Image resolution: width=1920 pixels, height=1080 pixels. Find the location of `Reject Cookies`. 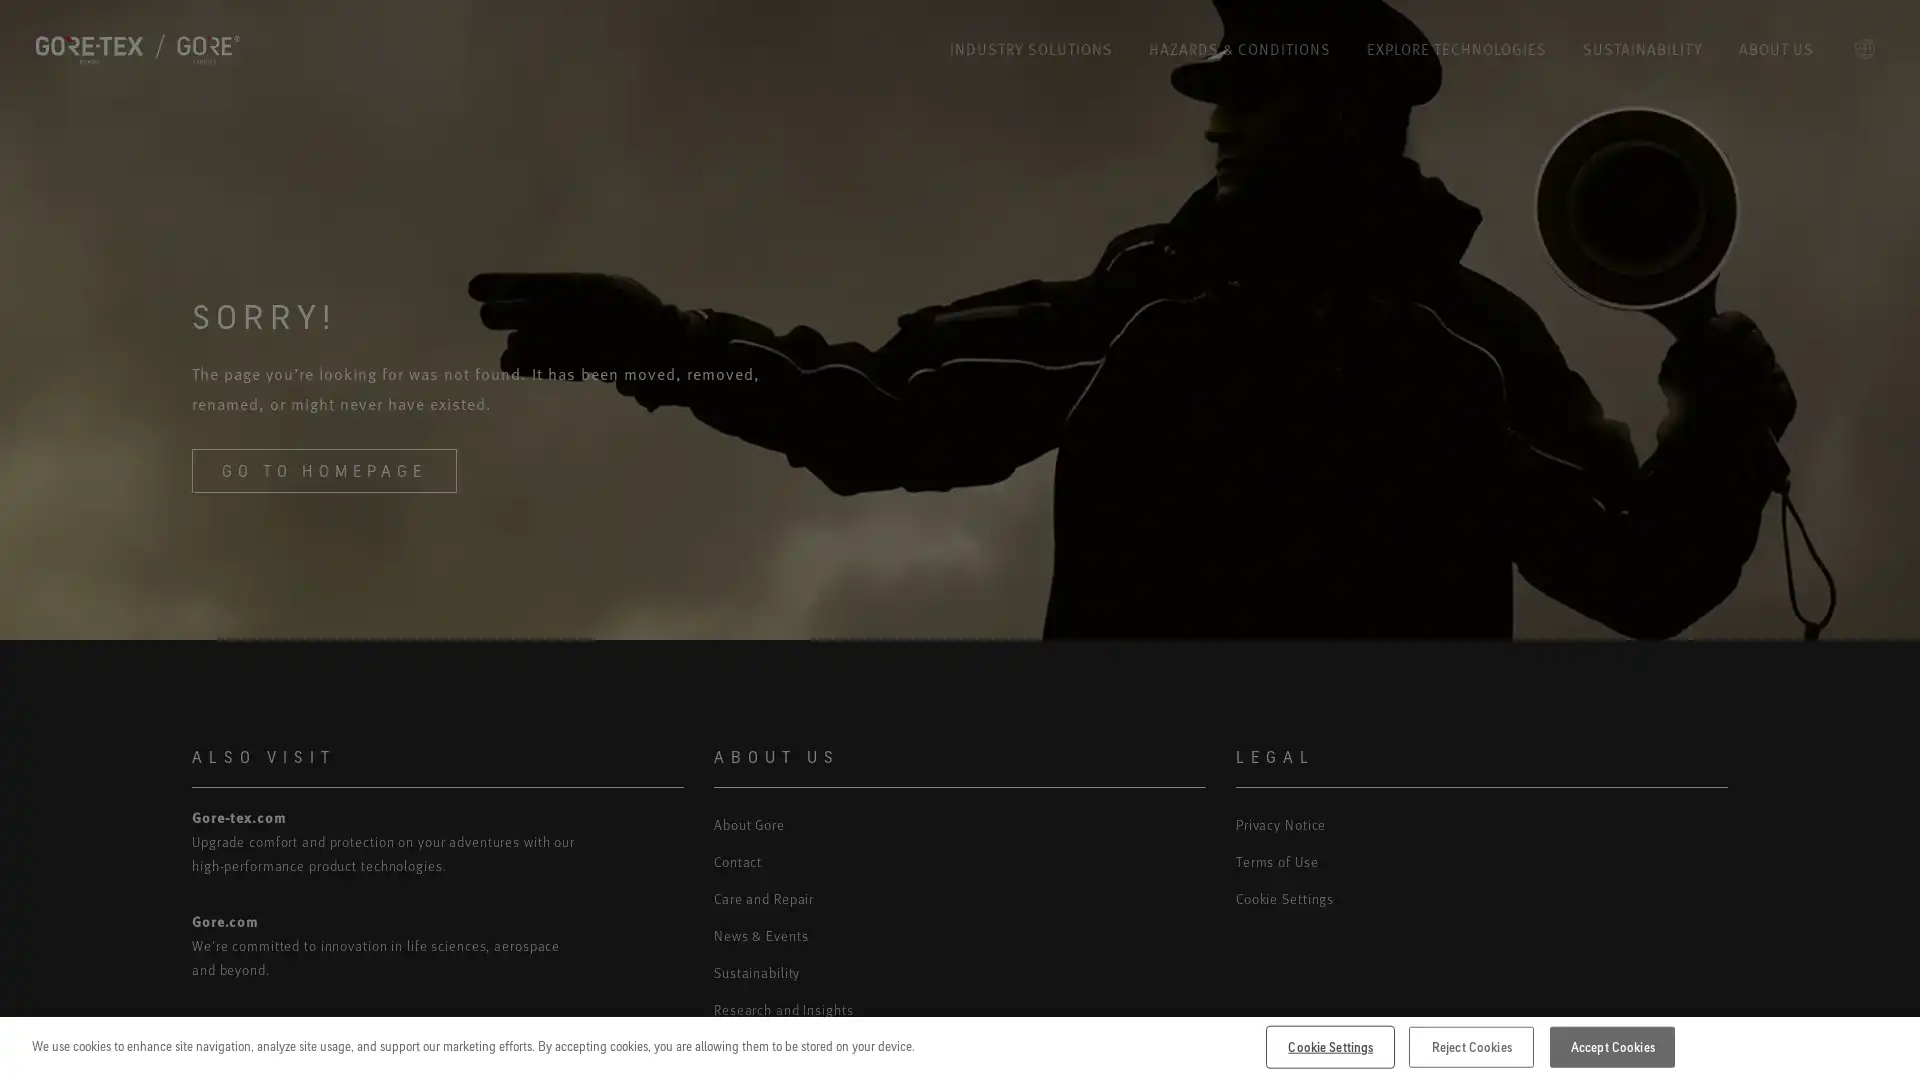

Reject Cookies is located at coordinates (1471, 1045).